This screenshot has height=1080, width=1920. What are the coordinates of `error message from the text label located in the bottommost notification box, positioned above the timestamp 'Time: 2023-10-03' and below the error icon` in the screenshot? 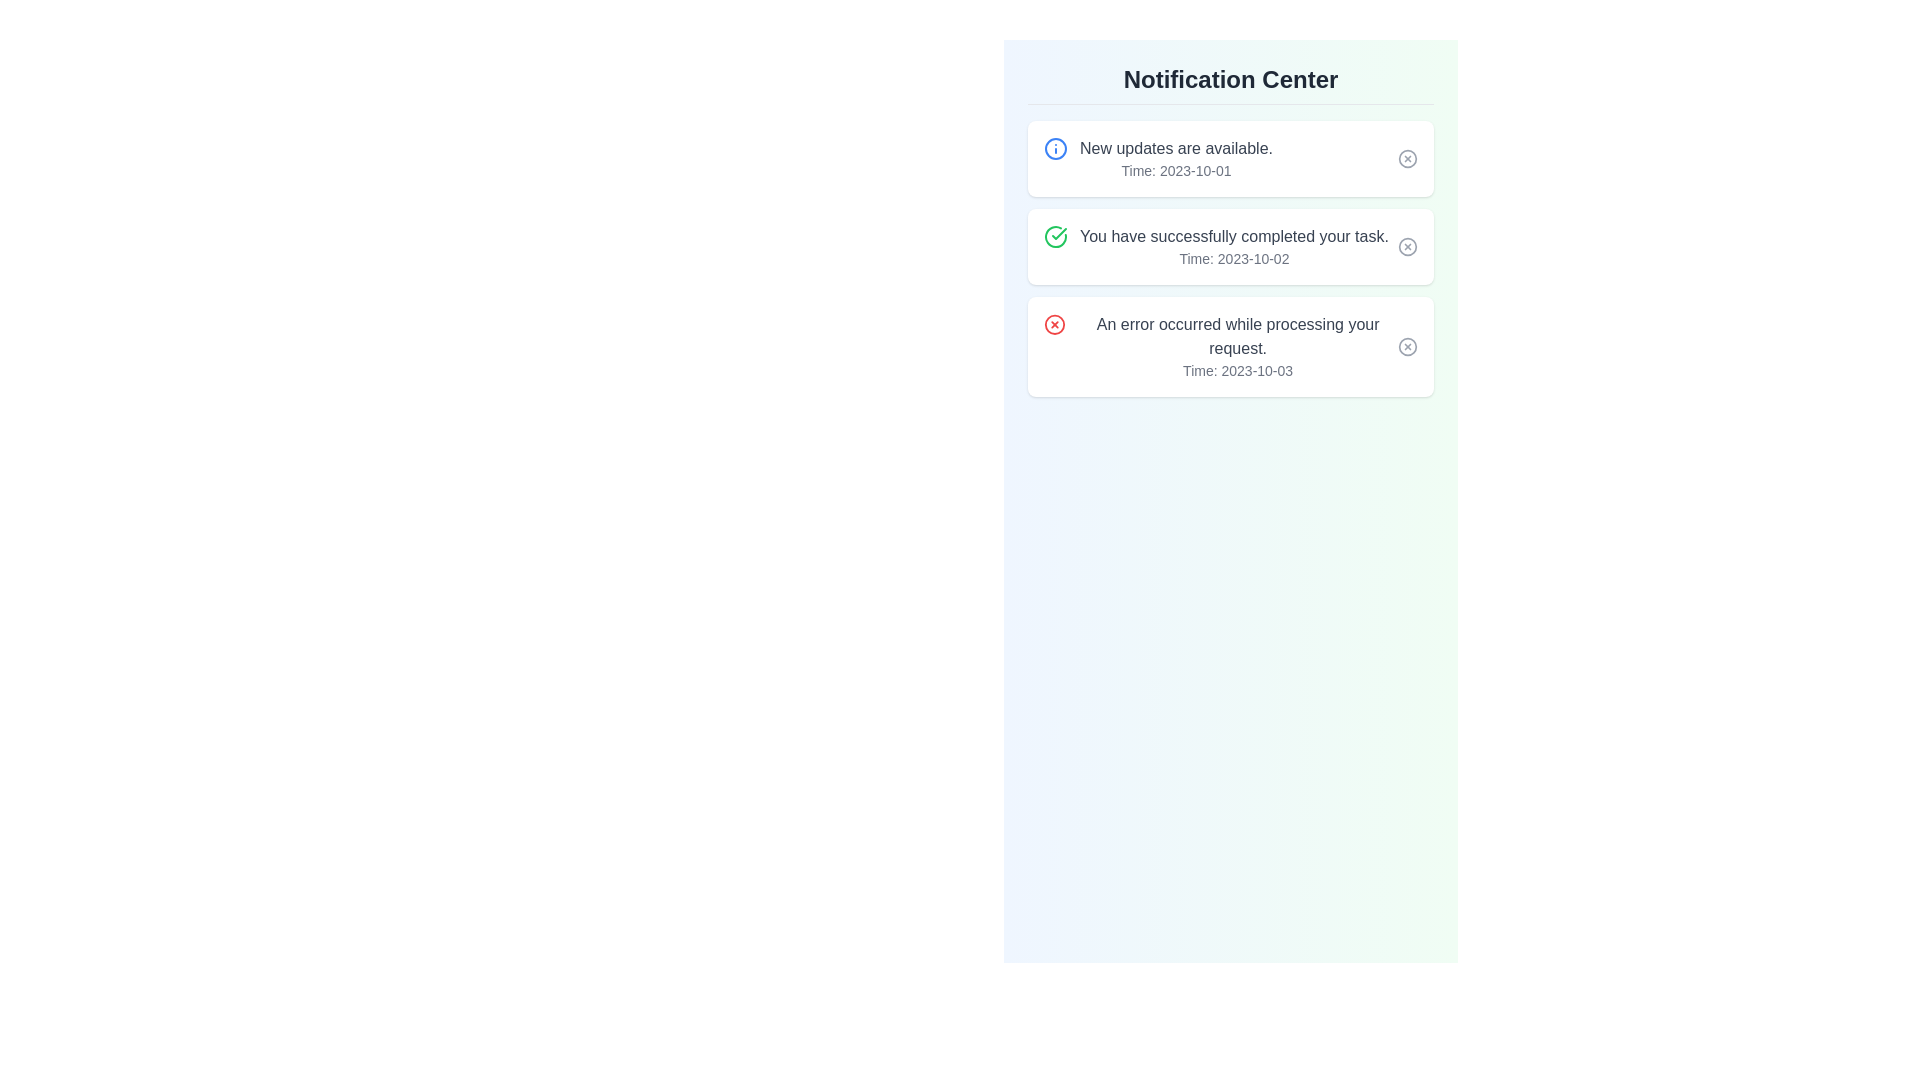 It's located at (1237, 335).